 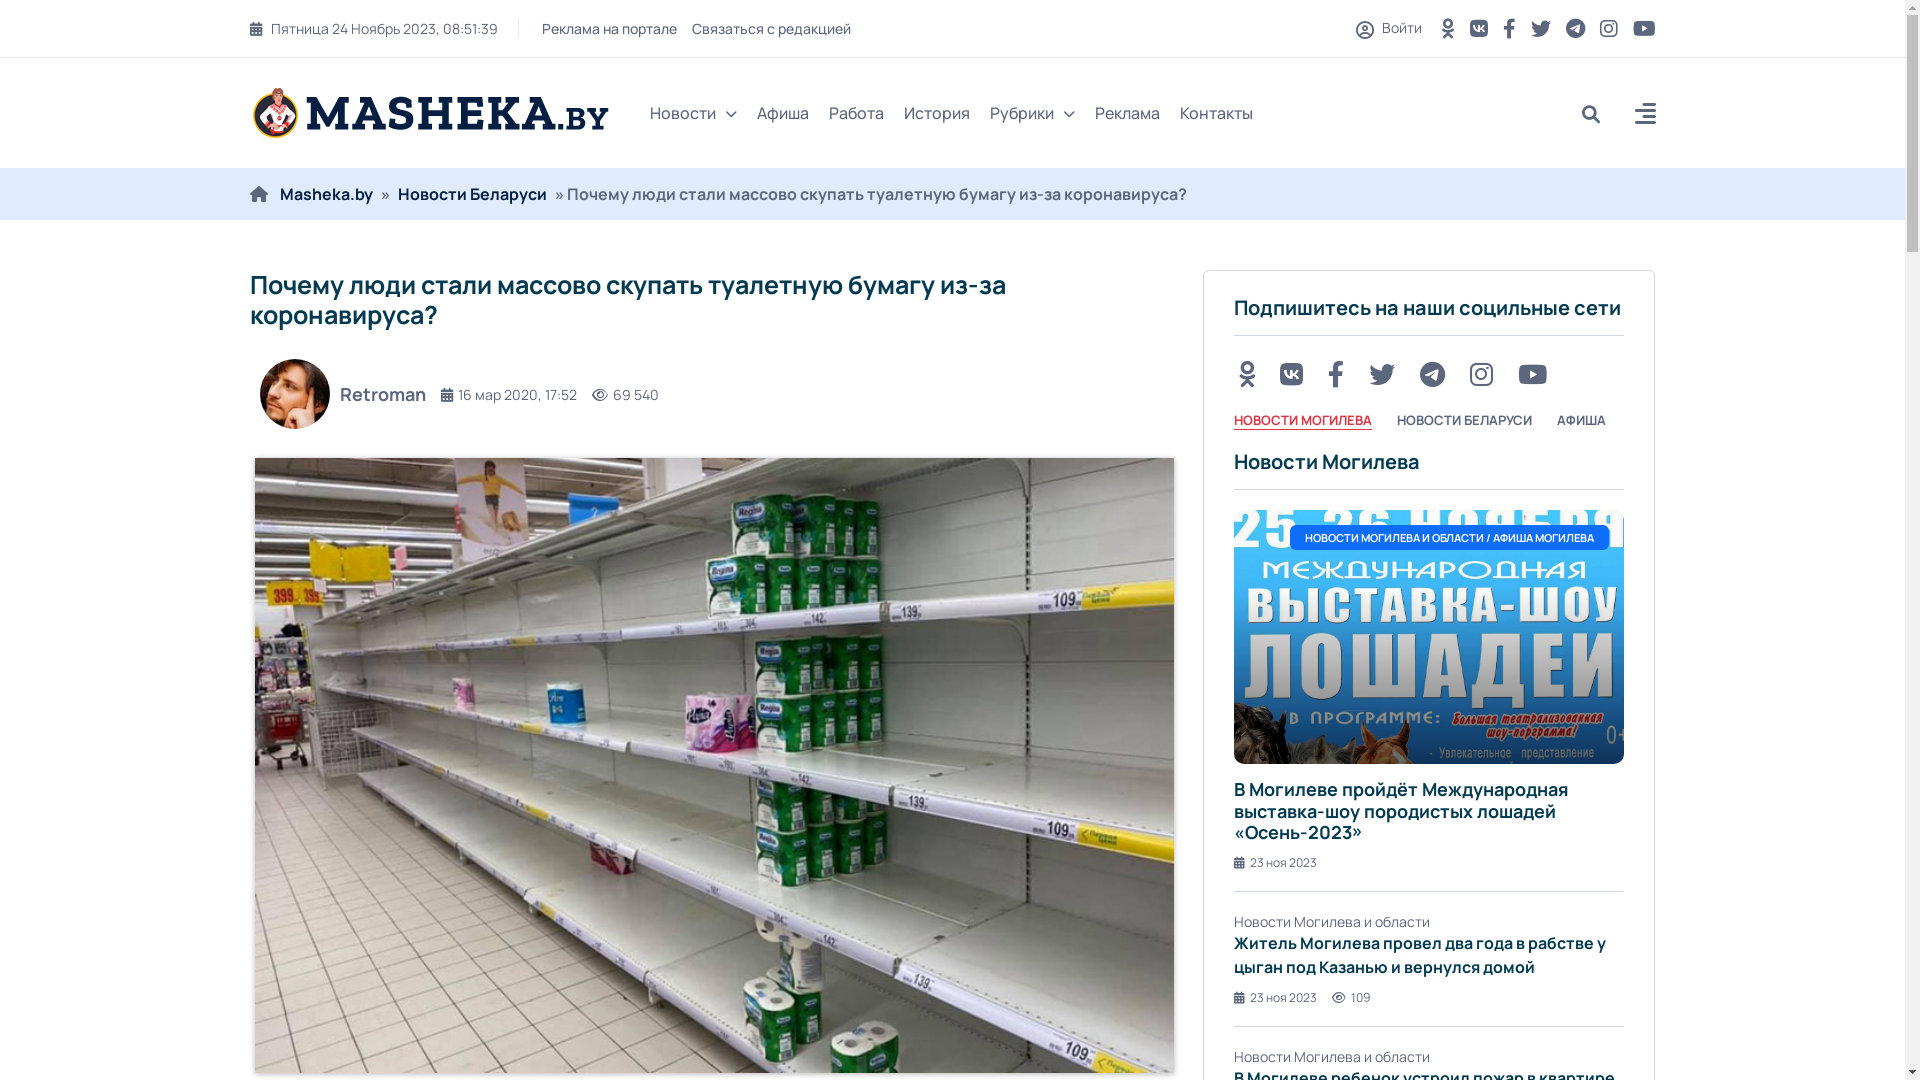 What do you see at coordinates (337, 393) in the screenshot?
I see `'Retroman'` at bounding box center [337, 393].